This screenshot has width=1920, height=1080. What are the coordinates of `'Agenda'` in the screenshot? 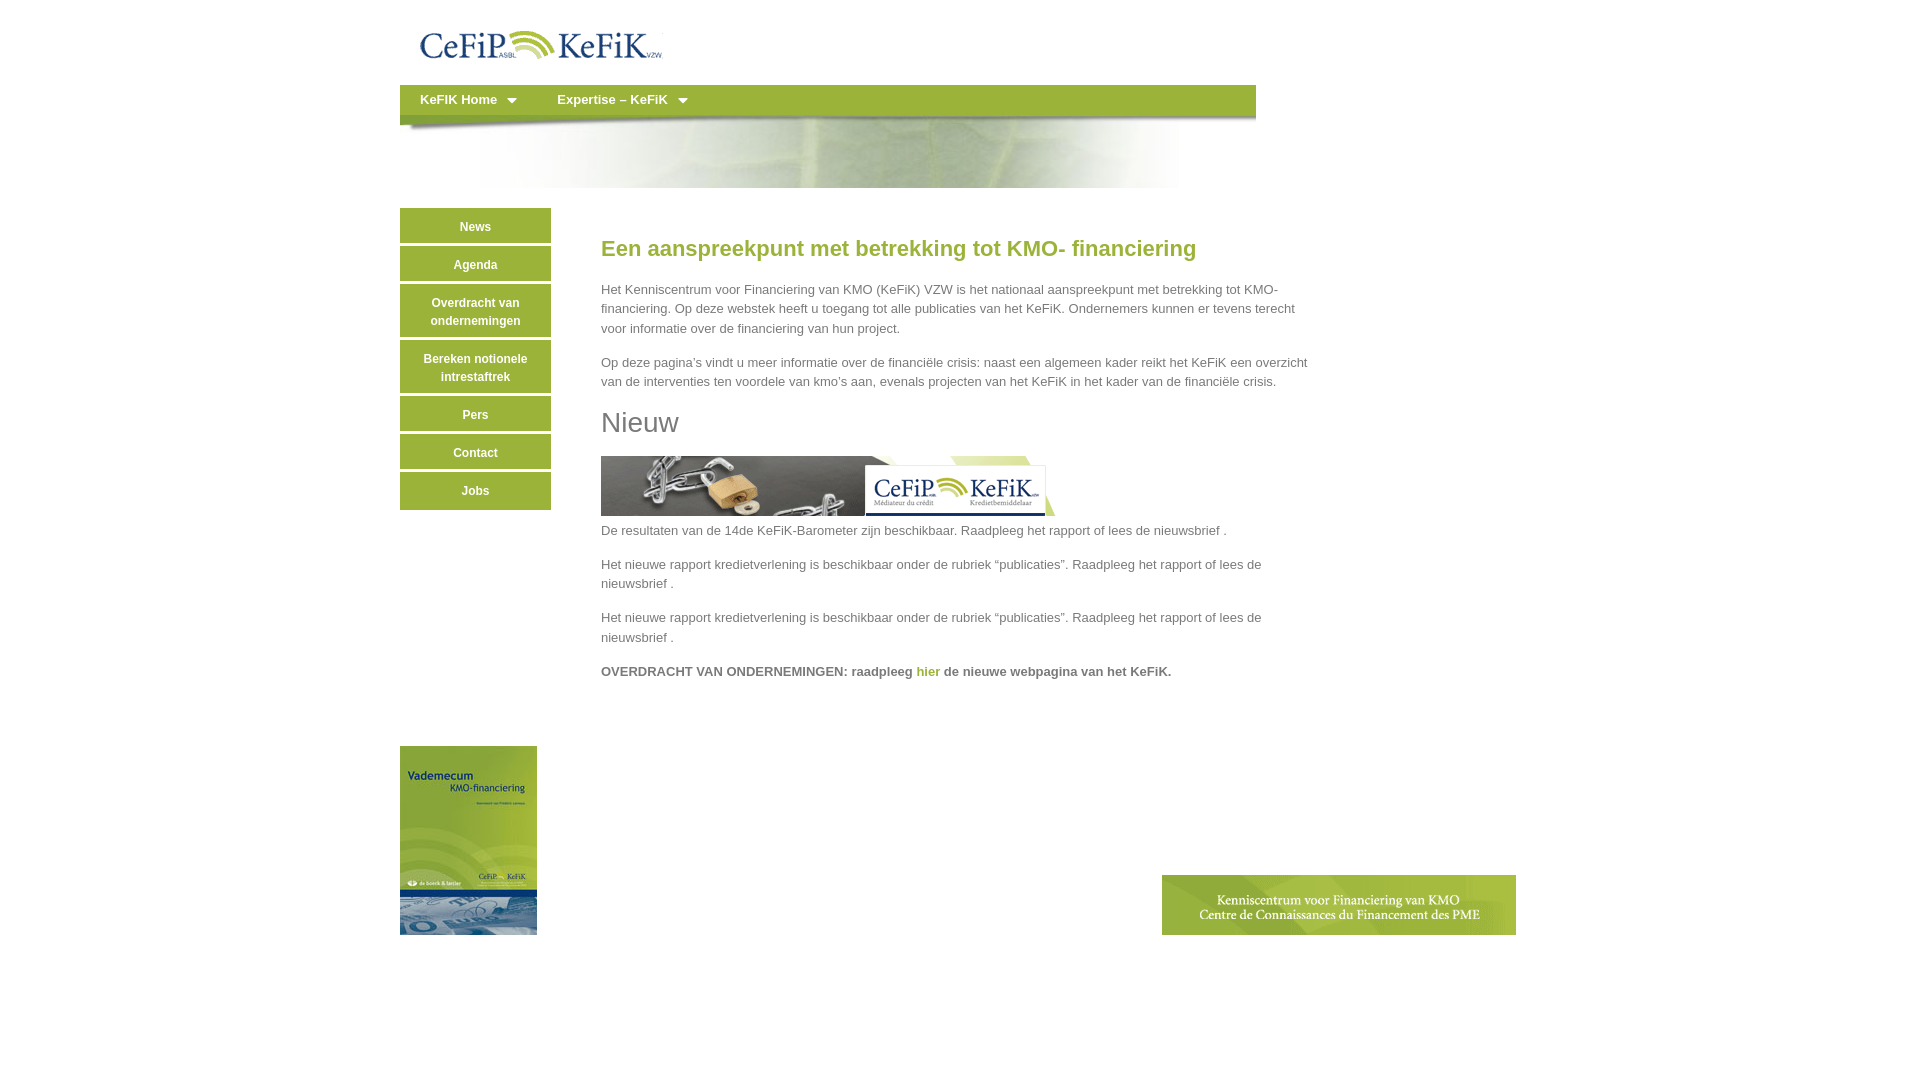 It's located at (474, 264).